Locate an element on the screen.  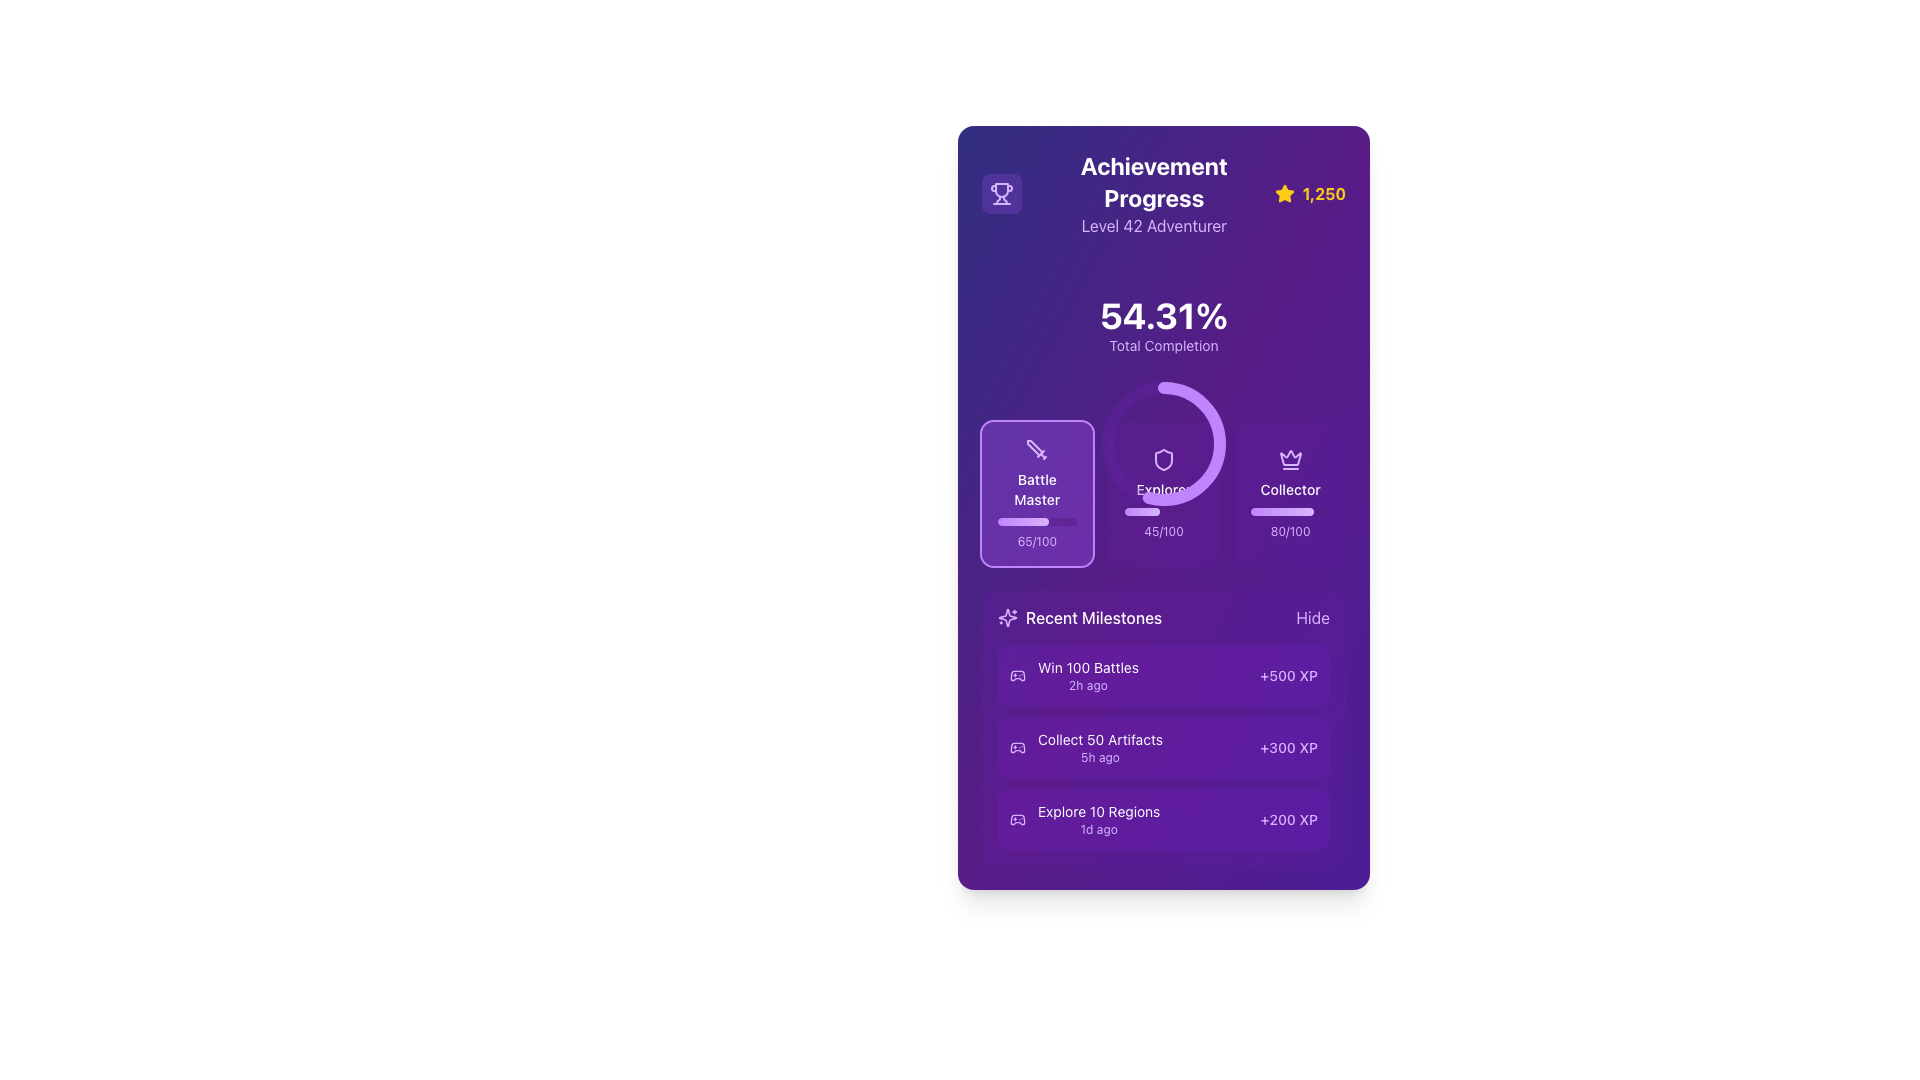
the star icon located to the upper right section of the interface, immediately to the left of the numeric text '1,250' is located at coordinates (1284, 193).